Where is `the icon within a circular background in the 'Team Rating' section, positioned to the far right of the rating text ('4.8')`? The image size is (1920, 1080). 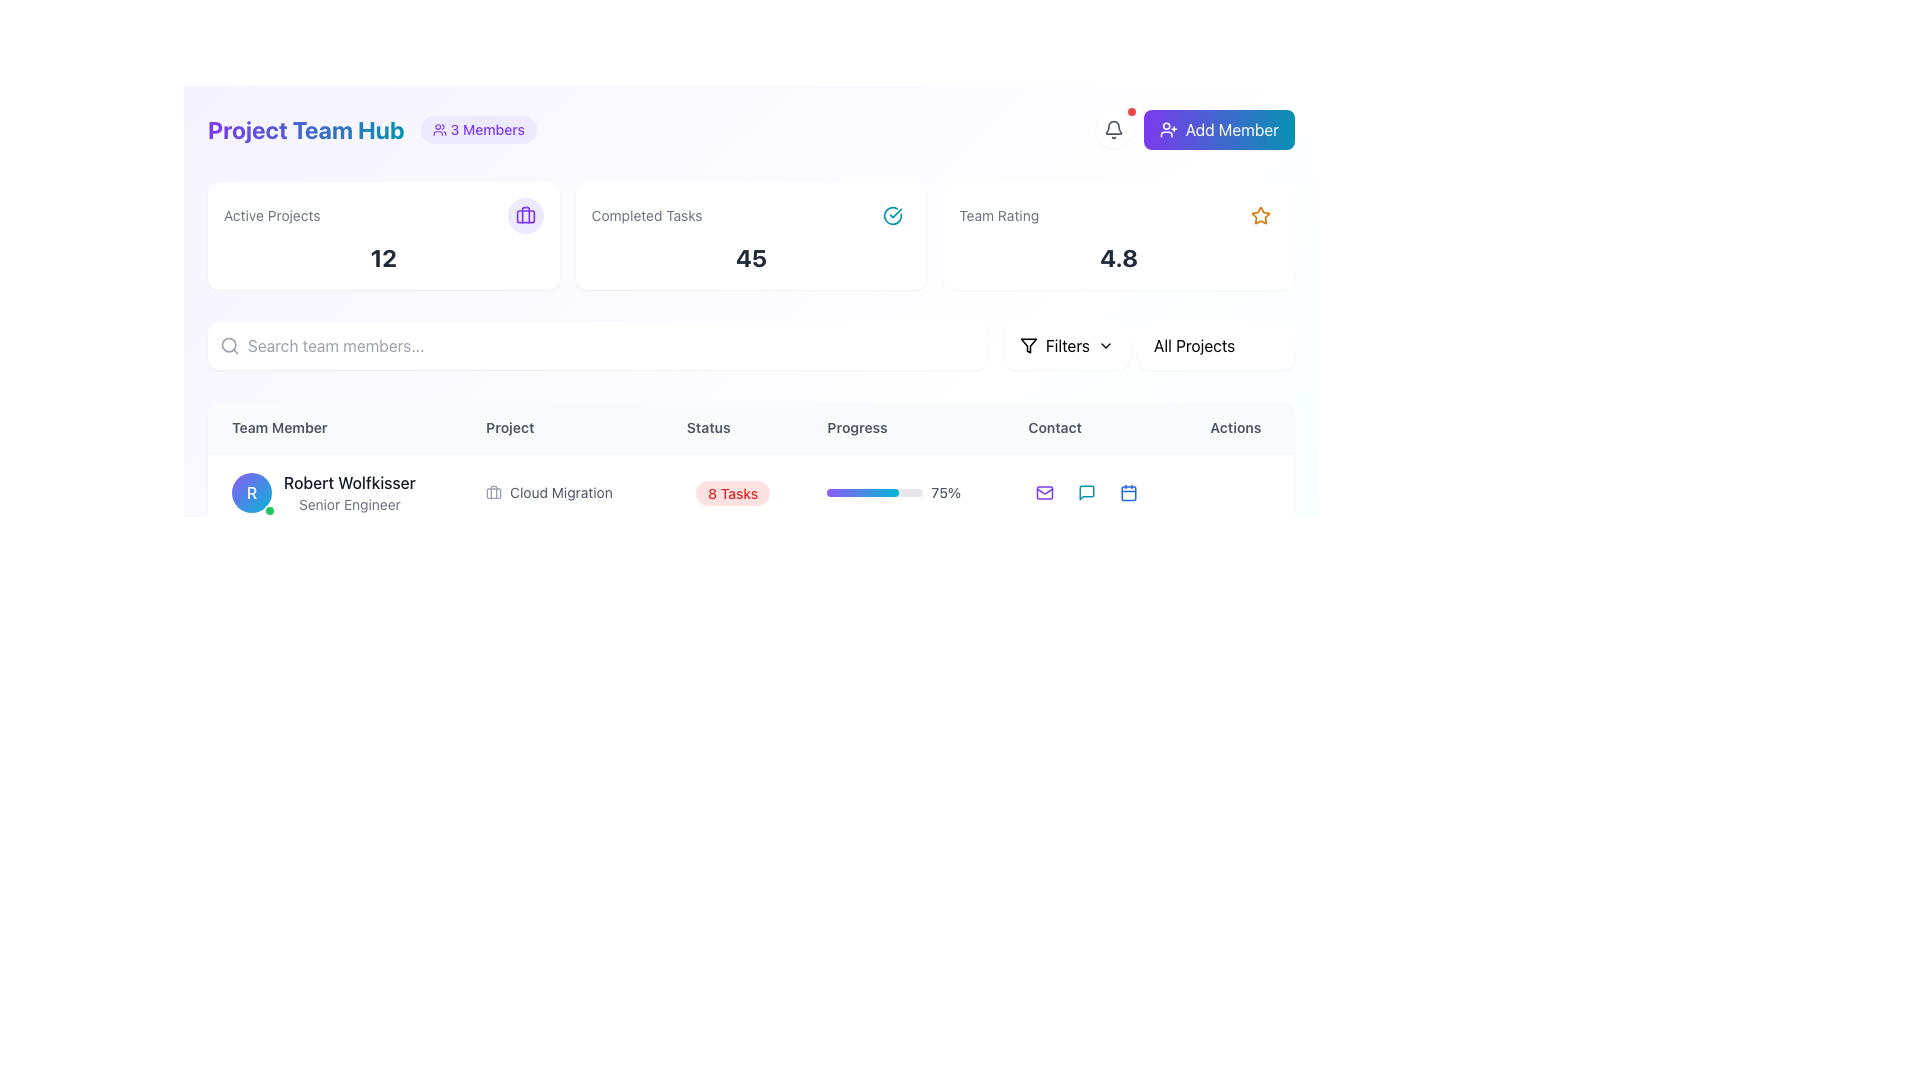 the icon within a circular background in the 'Team Rating' section, positioned to the far right of the rating text ('4.8') is located at coordinates (1260, 216).